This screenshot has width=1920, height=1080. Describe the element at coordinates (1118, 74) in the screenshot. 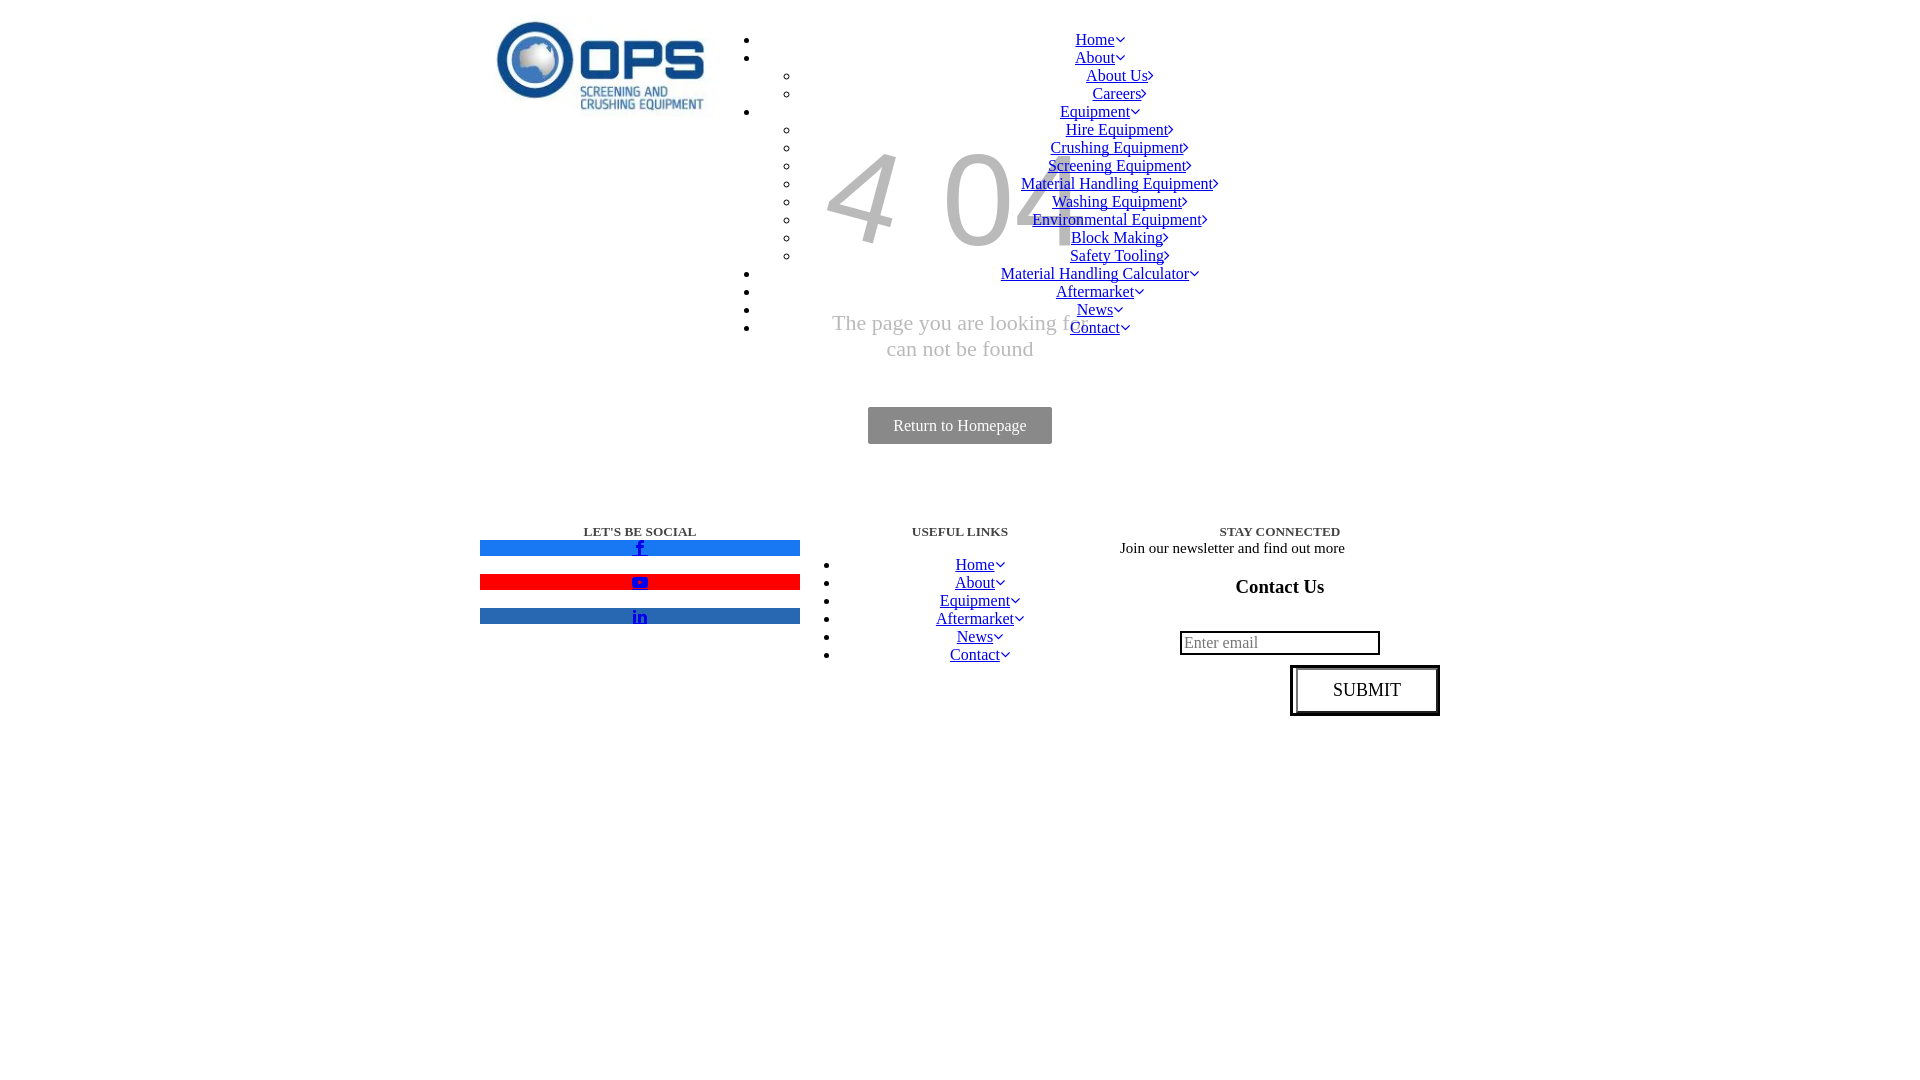

I see `'About Us'` at that location.